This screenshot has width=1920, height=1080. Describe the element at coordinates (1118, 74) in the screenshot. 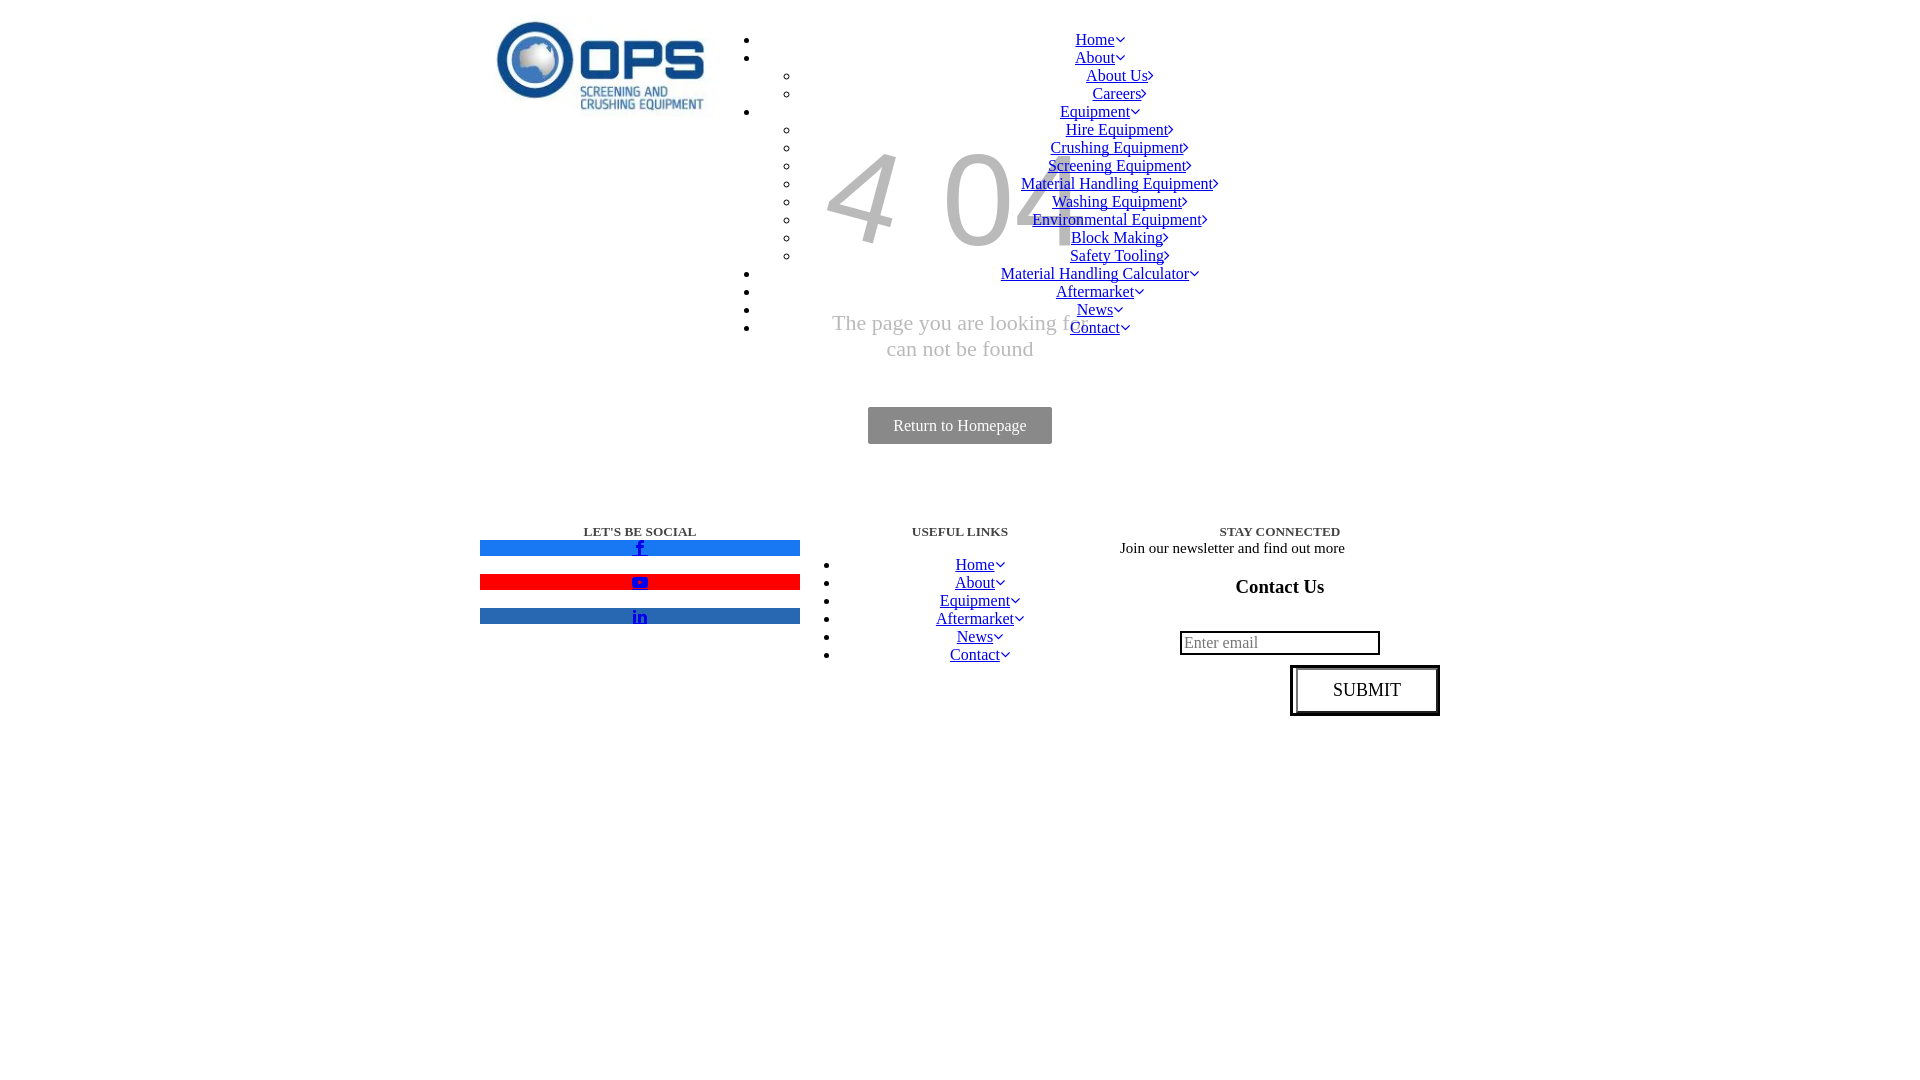

I see `'About Us'` at that location.